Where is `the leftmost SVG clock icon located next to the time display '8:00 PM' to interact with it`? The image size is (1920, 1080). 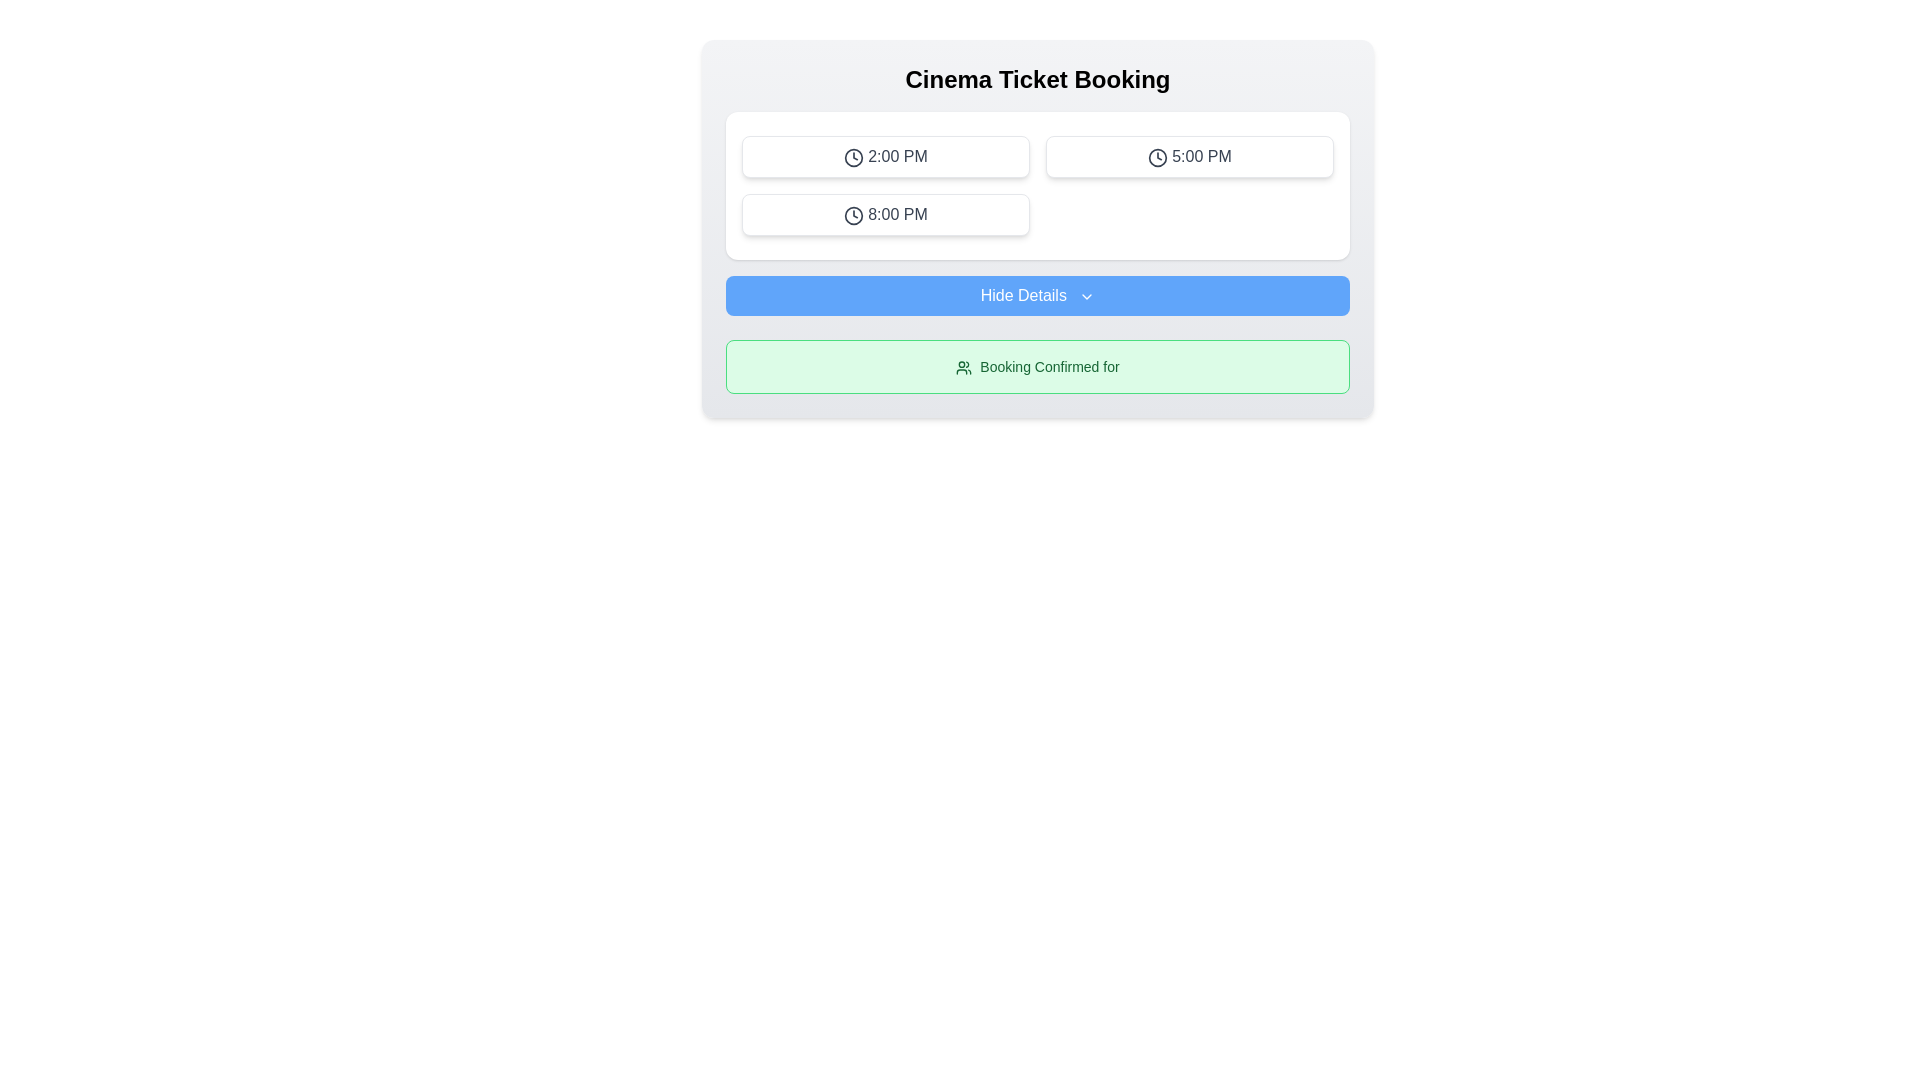 the leftmost SVG clock icon located next to the time display '8:00 PM' to interact with it is located at coordinates (854, 215).